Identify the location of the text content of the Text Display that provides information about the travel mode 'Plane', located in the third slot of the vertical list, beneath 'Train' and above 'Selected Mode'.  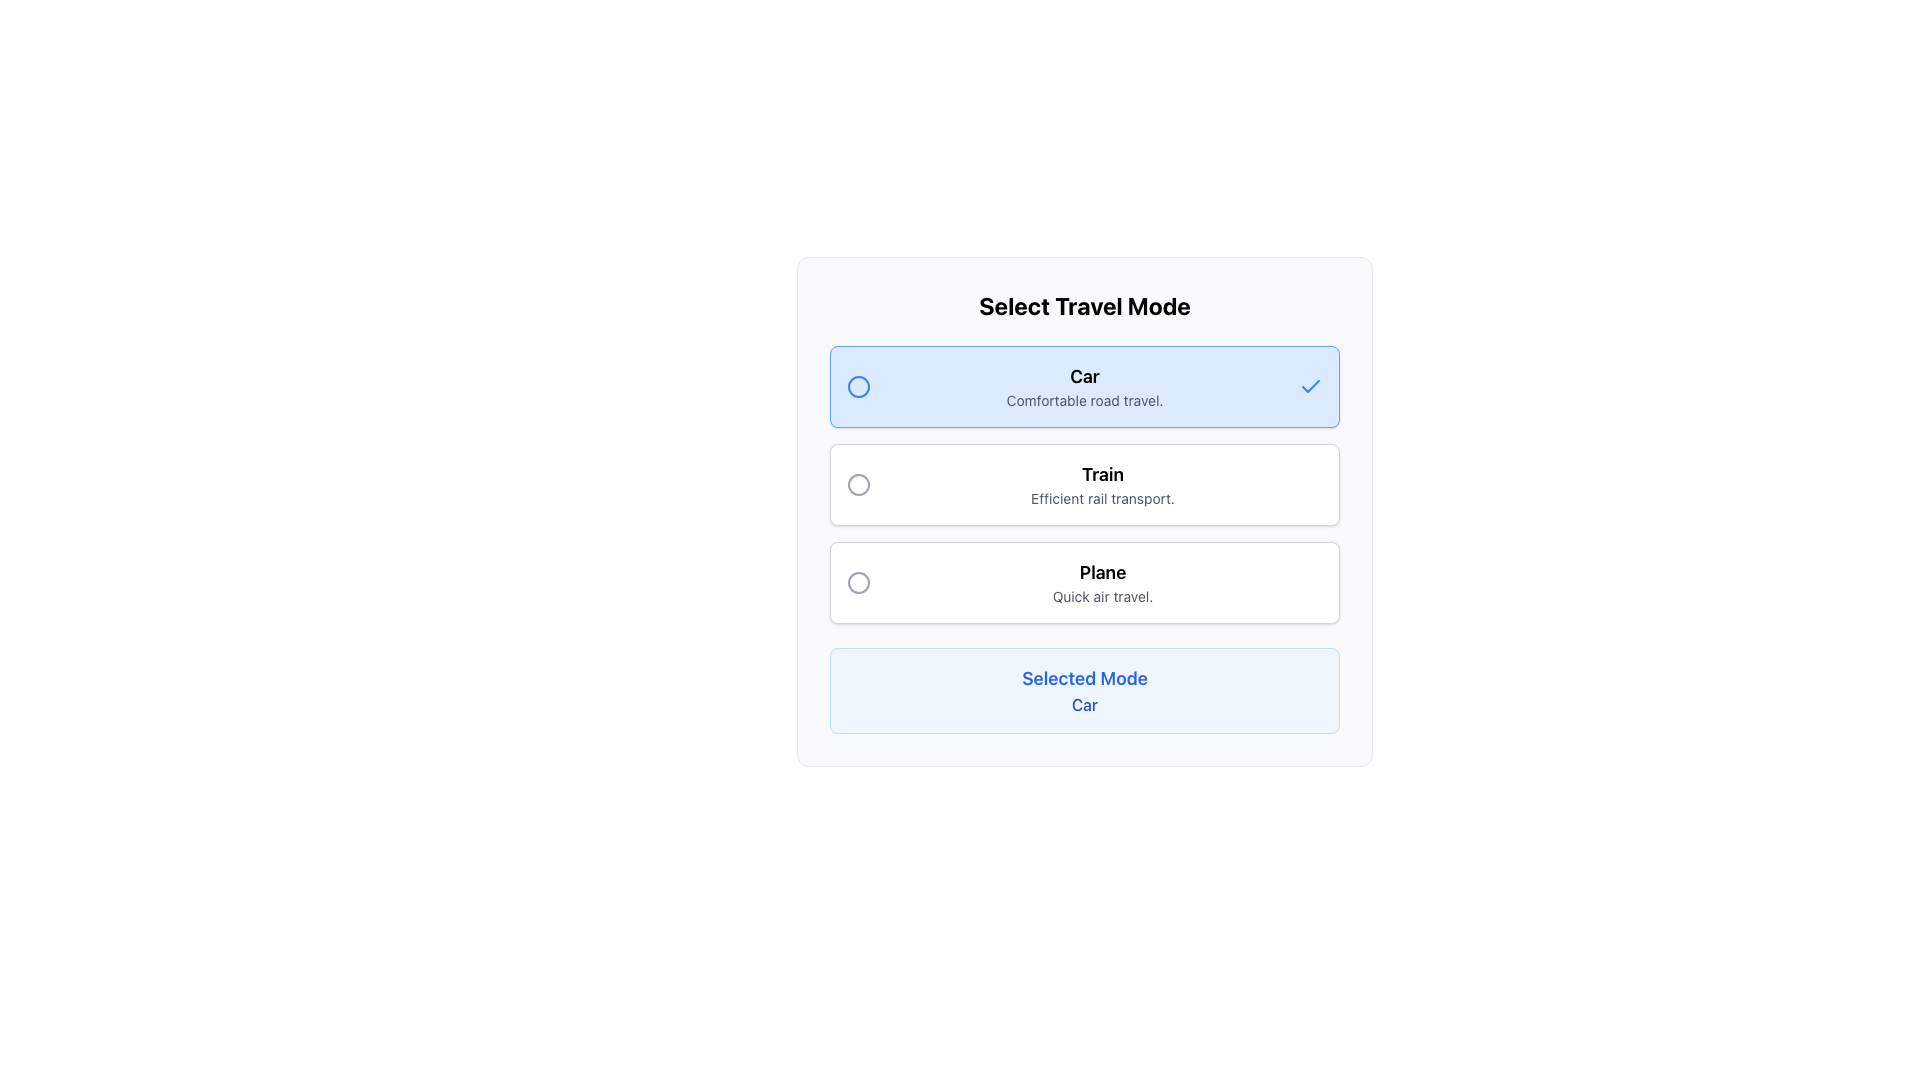
(1102, 582).